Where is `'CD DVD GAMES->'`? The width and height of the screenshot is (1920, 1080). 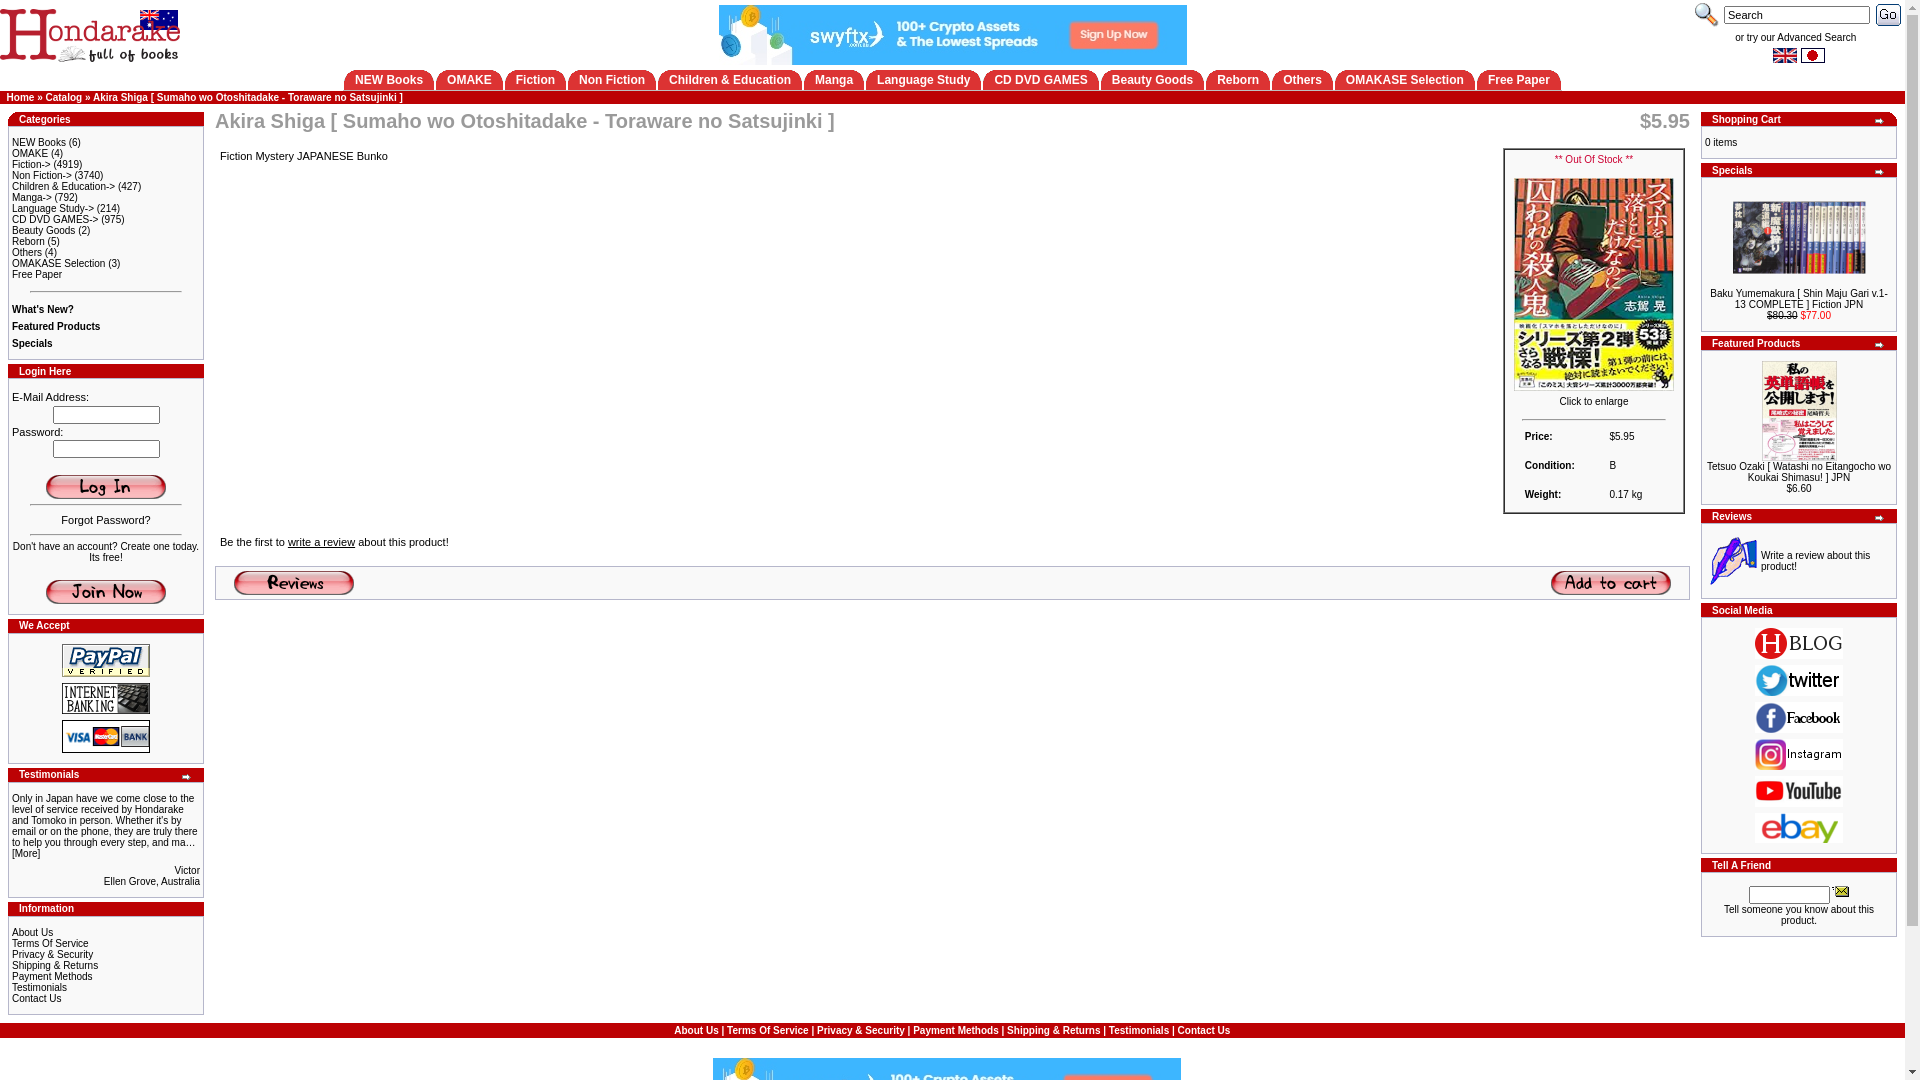 'CD DVD GAMES->' is located at coordinates (54, 219).